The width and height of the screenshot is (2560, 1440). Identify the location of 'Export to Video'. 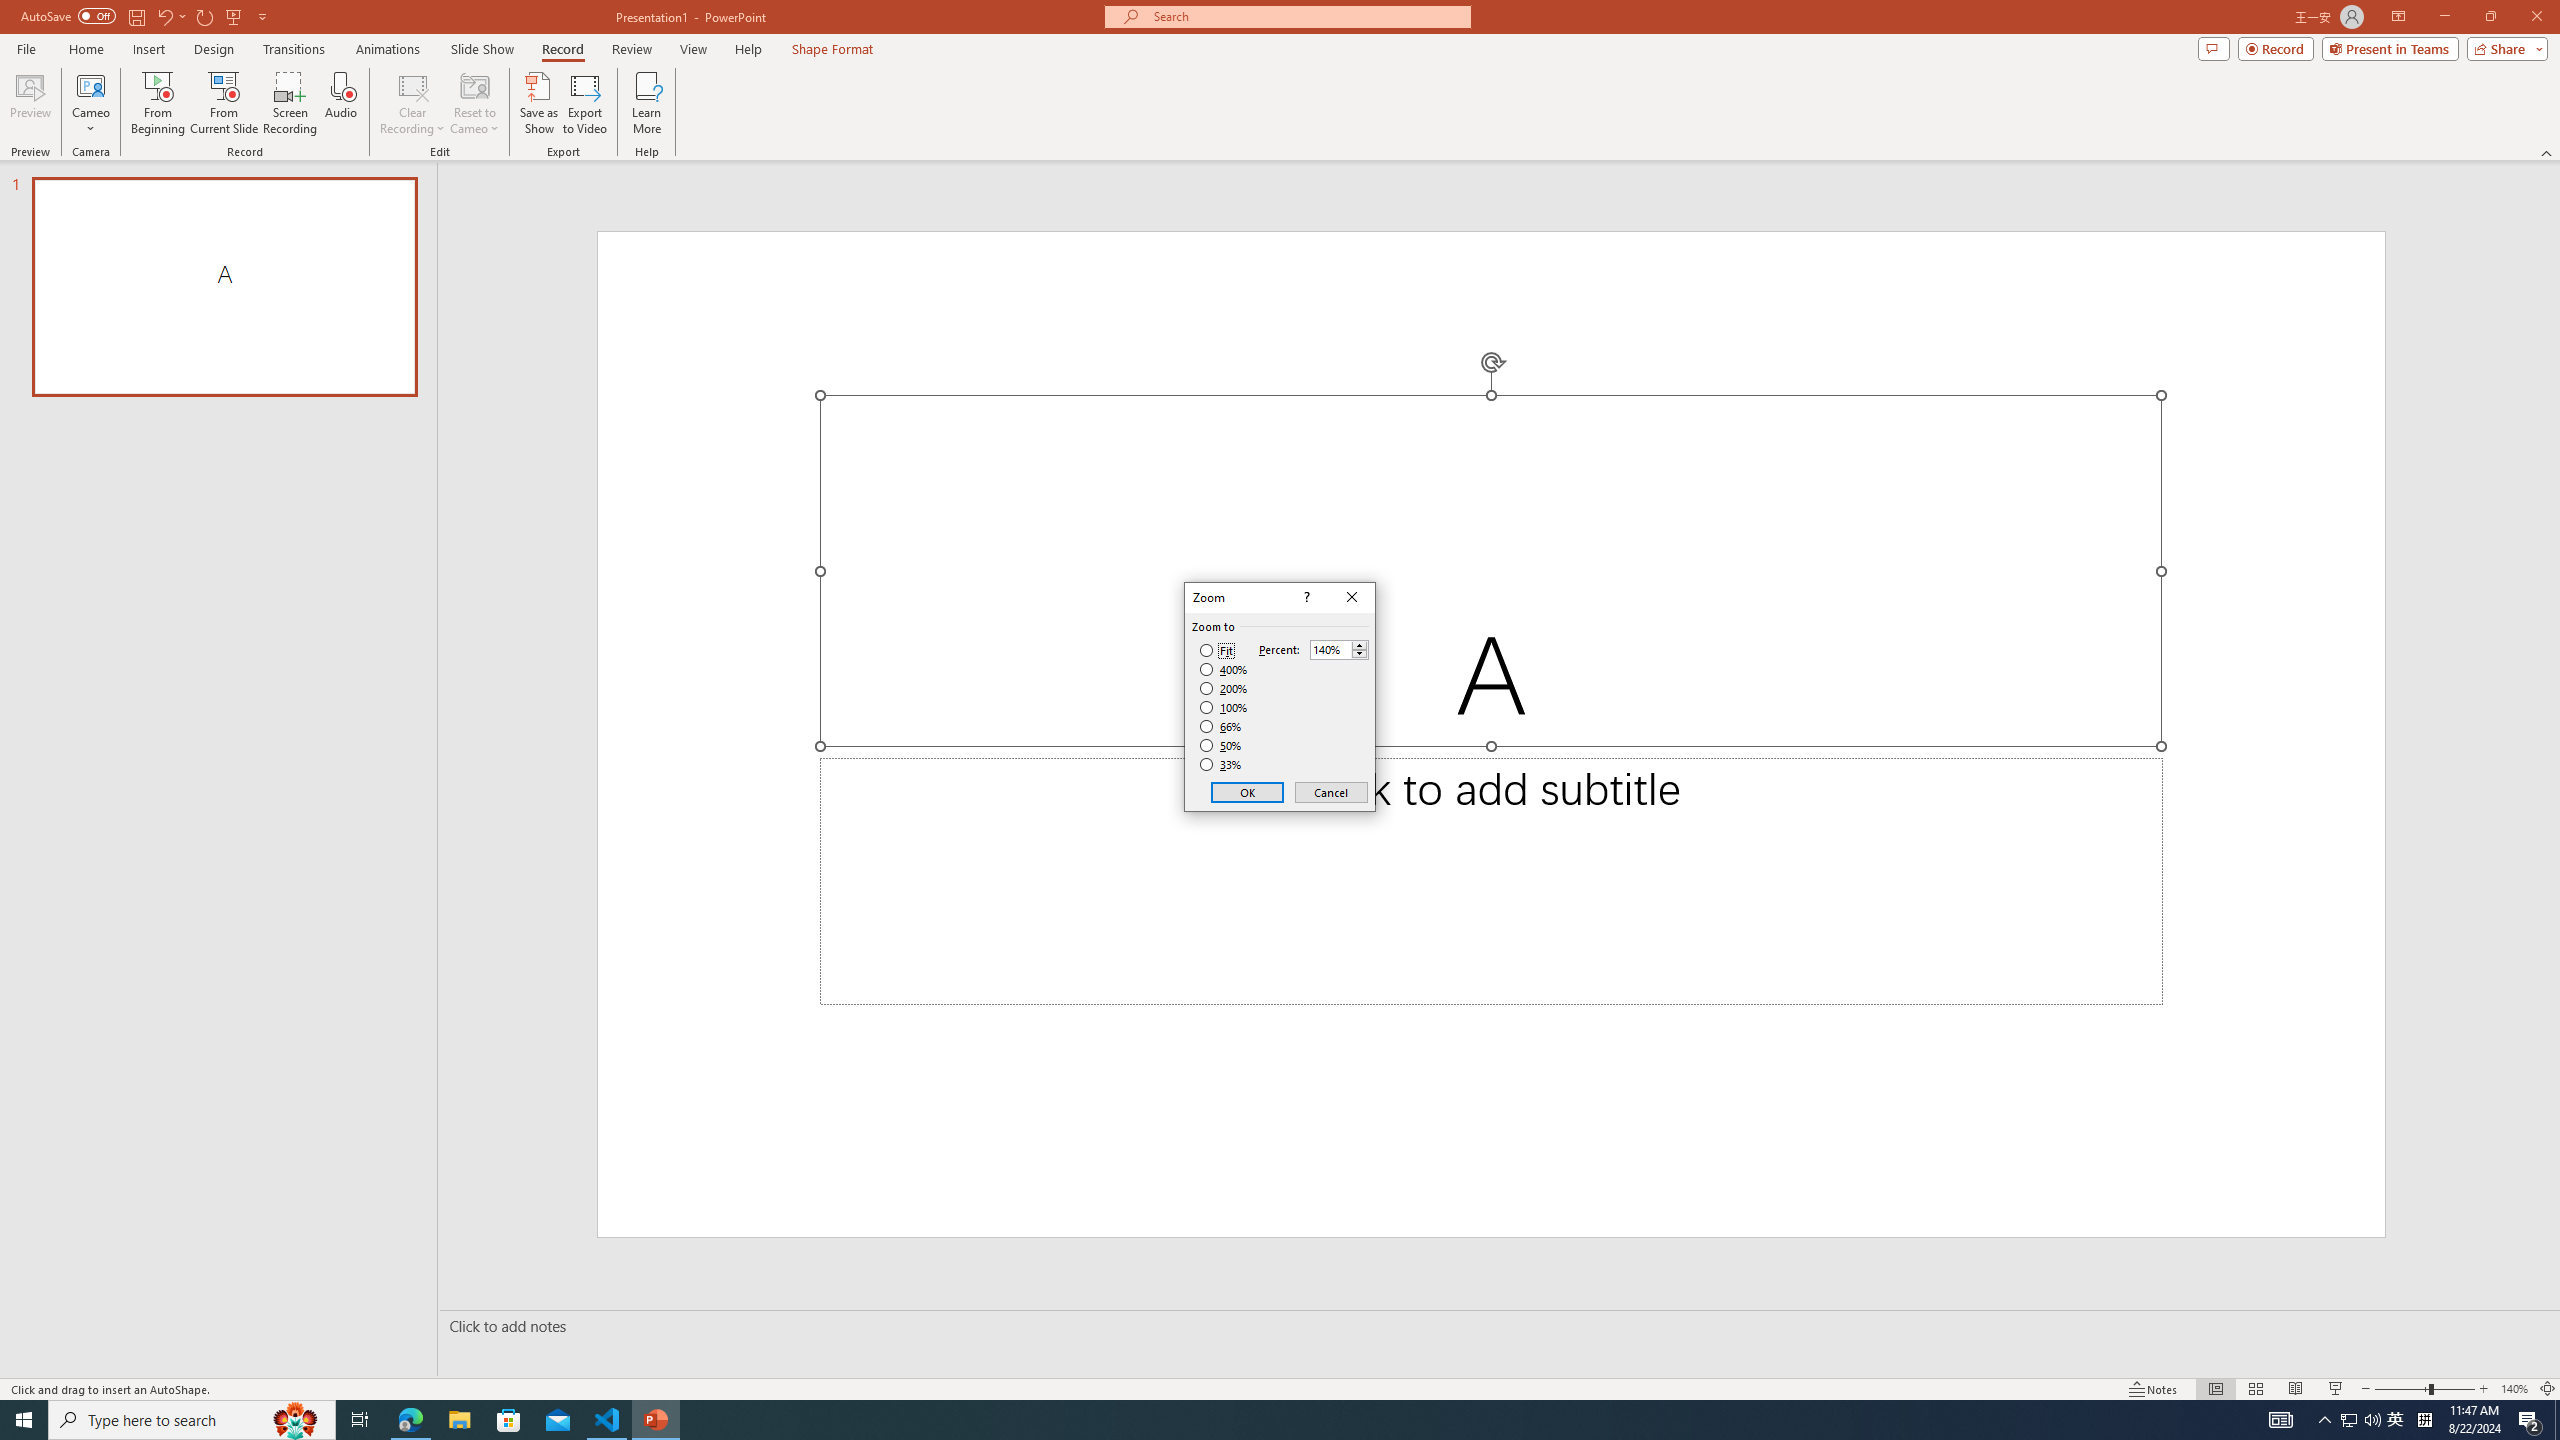
(583, 103).